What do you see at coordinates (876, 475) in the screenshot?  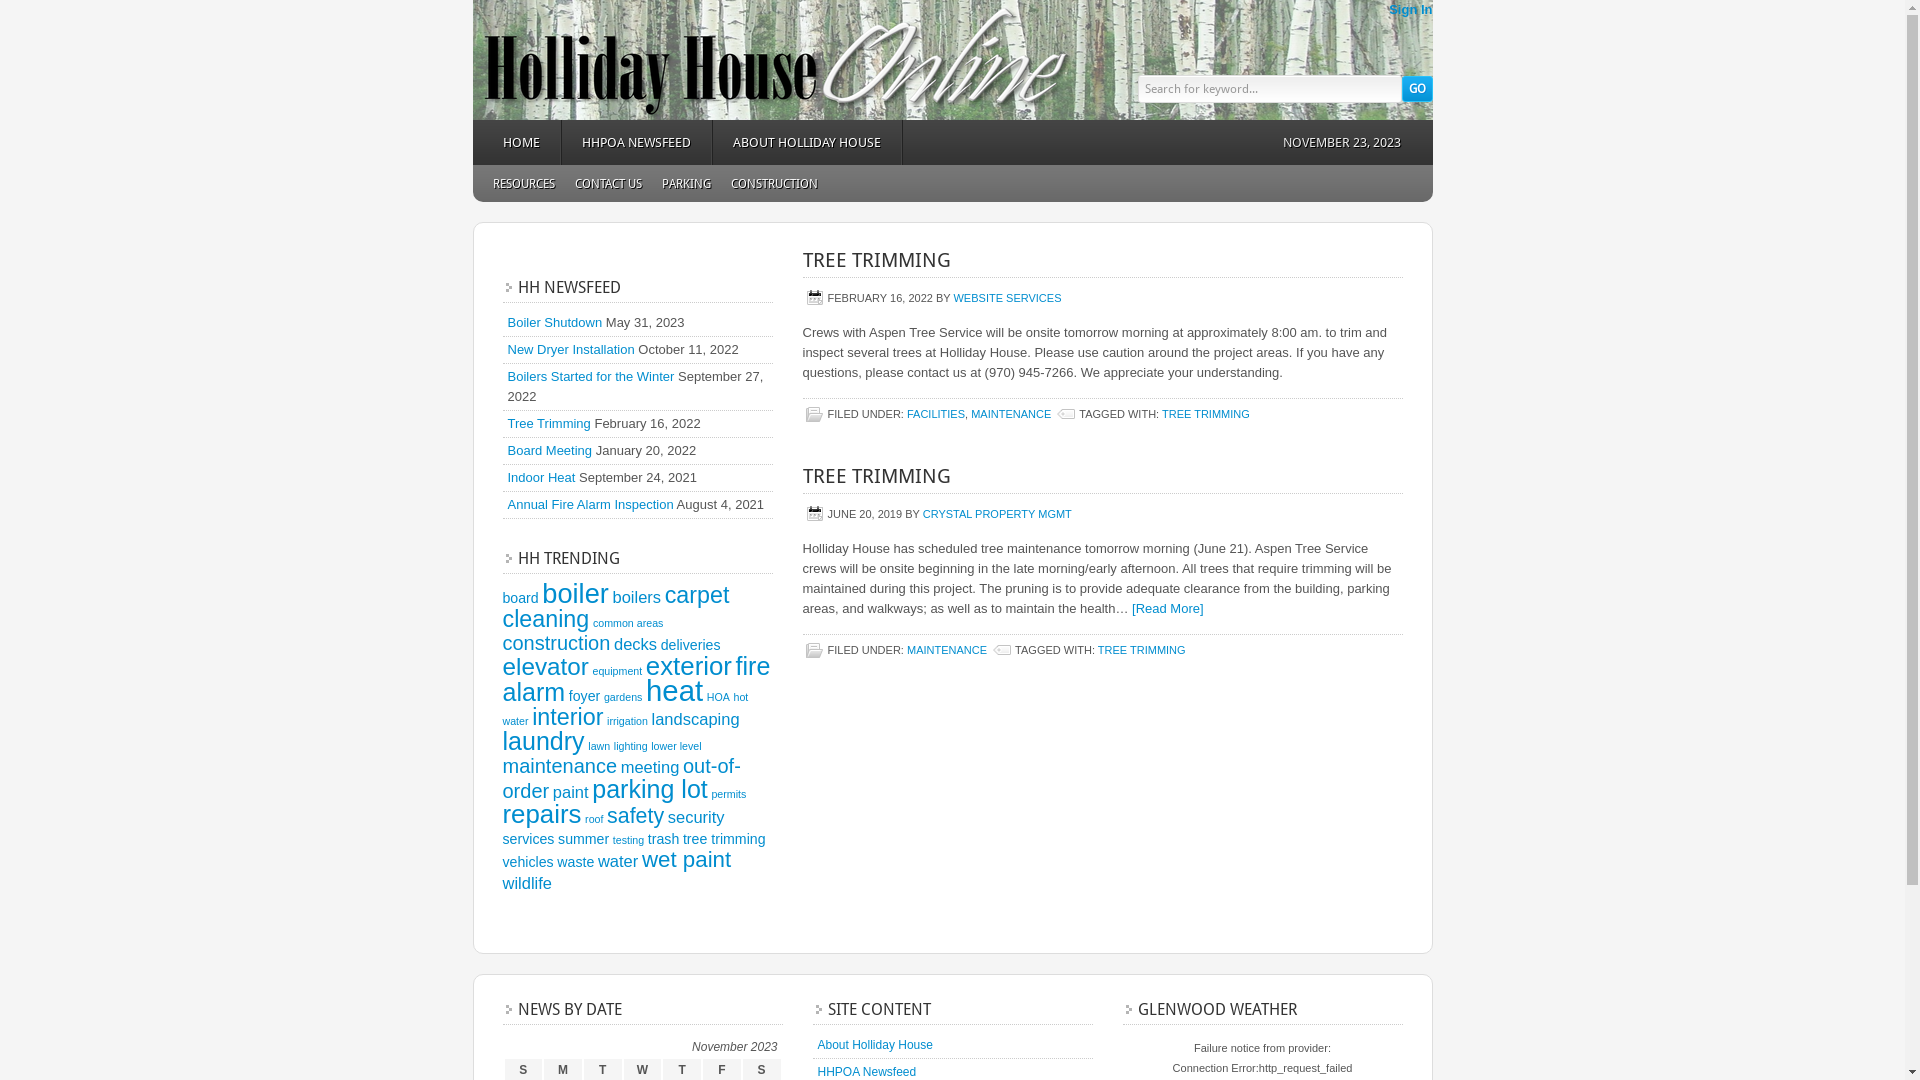 I see `'TREE TRIMMING'` at bounding box center [876, 475].